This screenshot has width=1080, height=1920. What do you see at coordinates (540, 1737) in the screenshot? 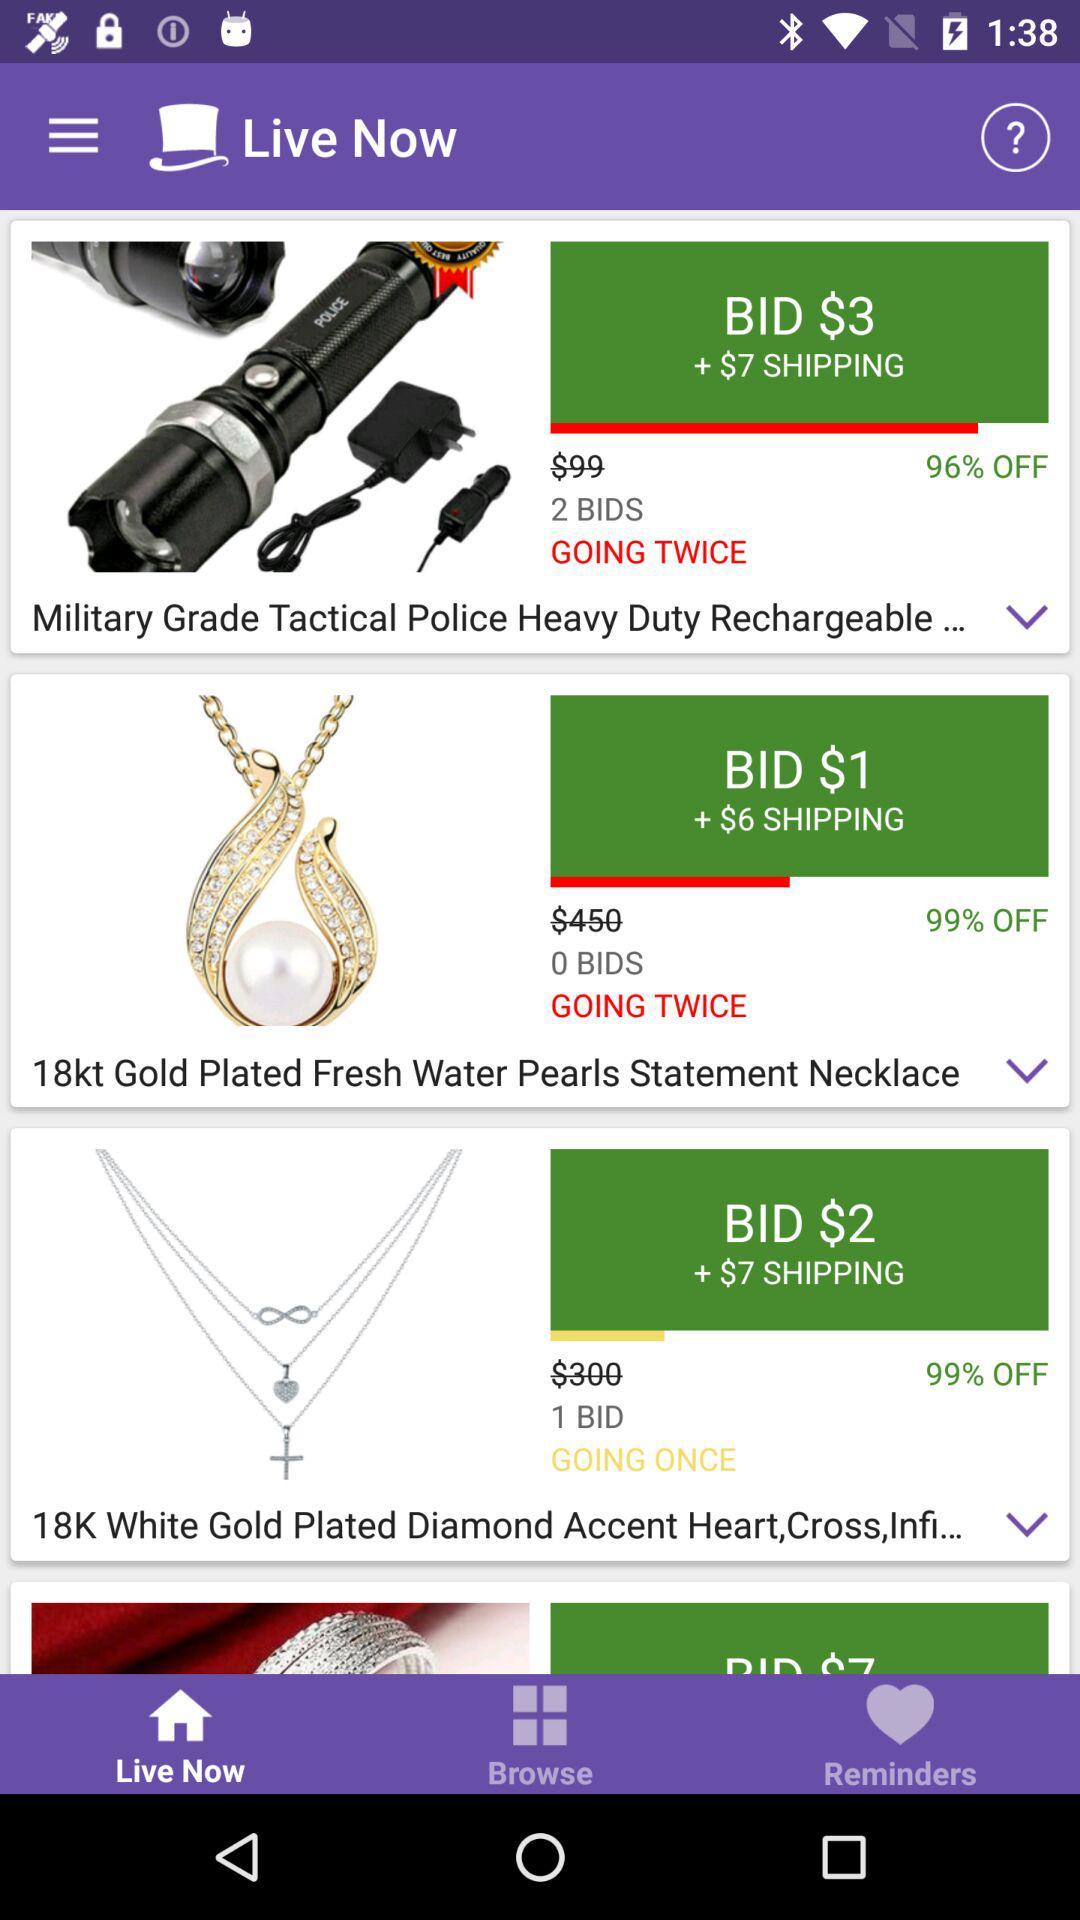
I see `the icon next to the reminders icon` at bounding box center [540, 1737].